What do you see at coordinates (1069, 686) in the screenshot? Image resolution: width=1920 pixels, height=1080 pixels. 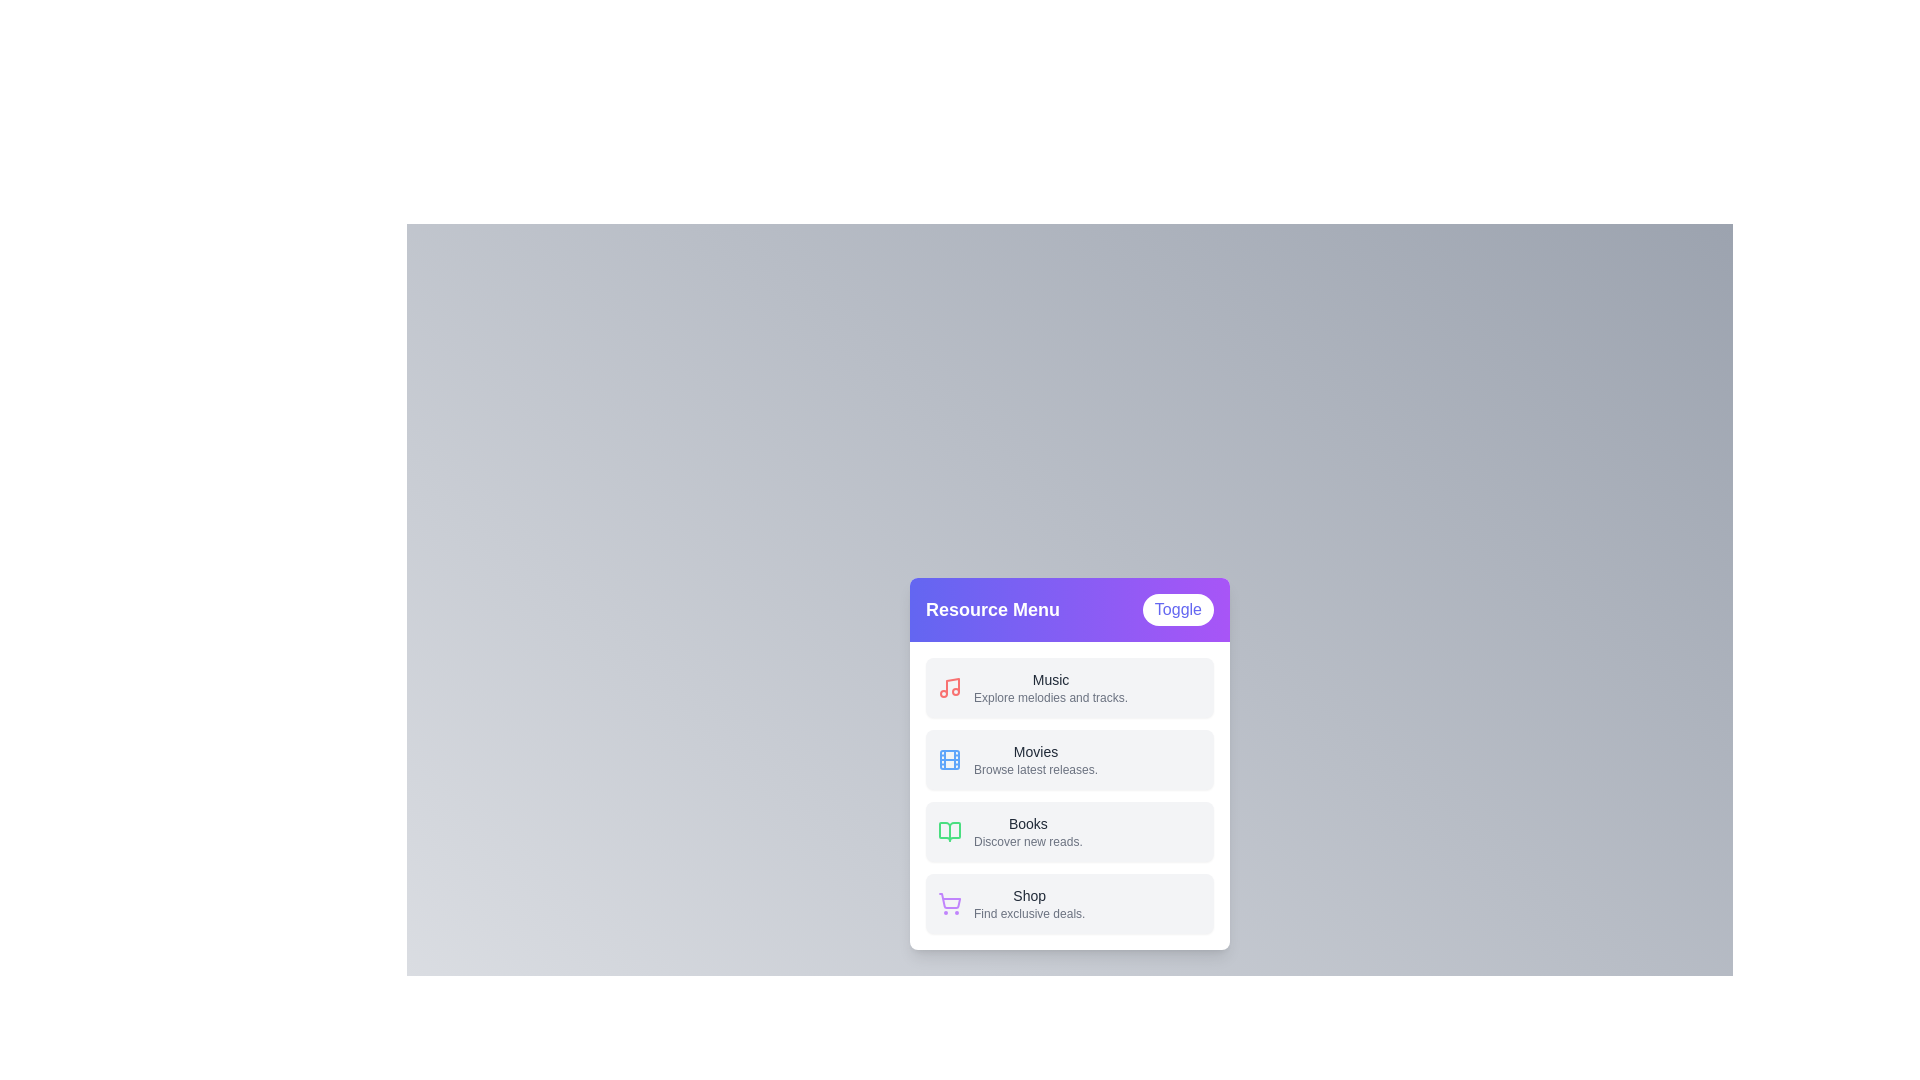 I see `the menu item labeled 'Music'` at bounding box center [1069, 686].